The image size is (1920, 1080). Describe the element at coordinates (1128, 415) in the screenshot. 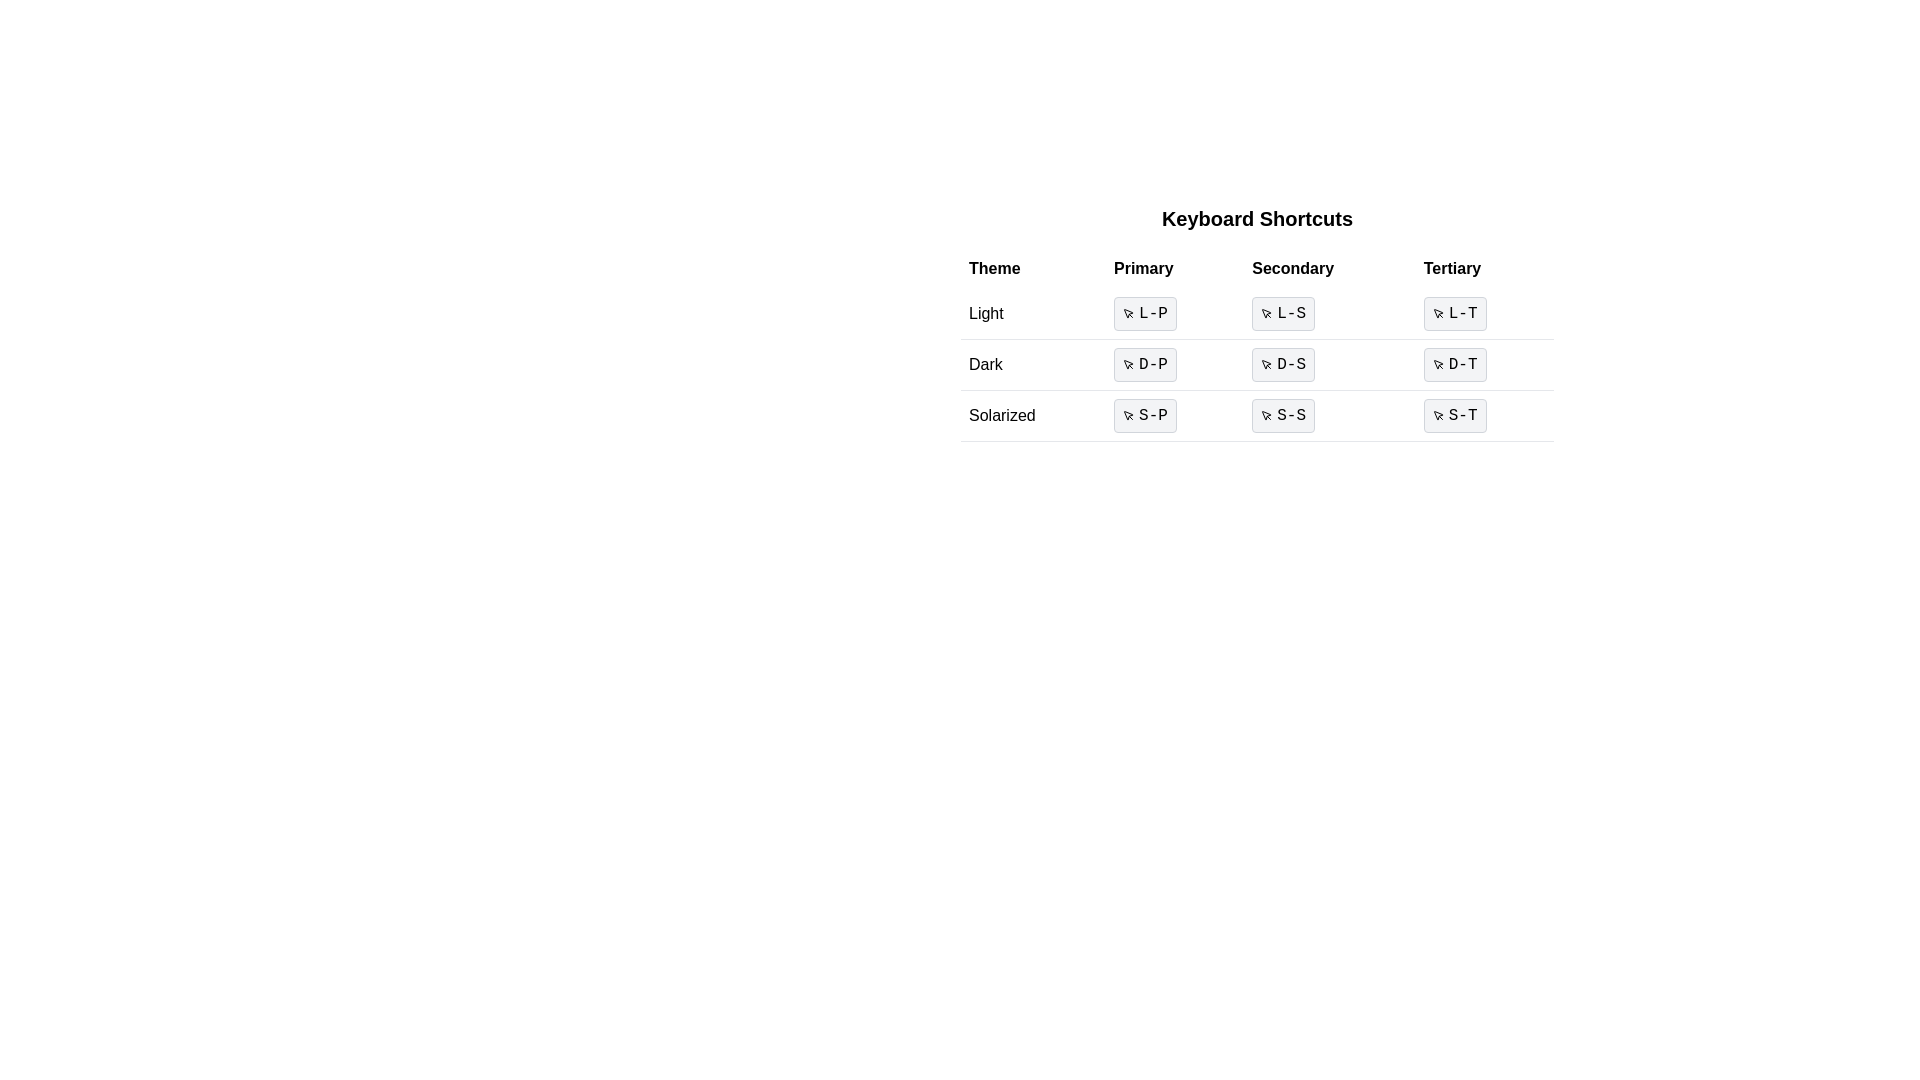

I see `the compact SVG icon representing a mouse pointer, located in the upper-left corner of the button labeled 'S-P' in the 'Primary' column of the 'Solarized' row in the keyboard shortcuts table` at that location.